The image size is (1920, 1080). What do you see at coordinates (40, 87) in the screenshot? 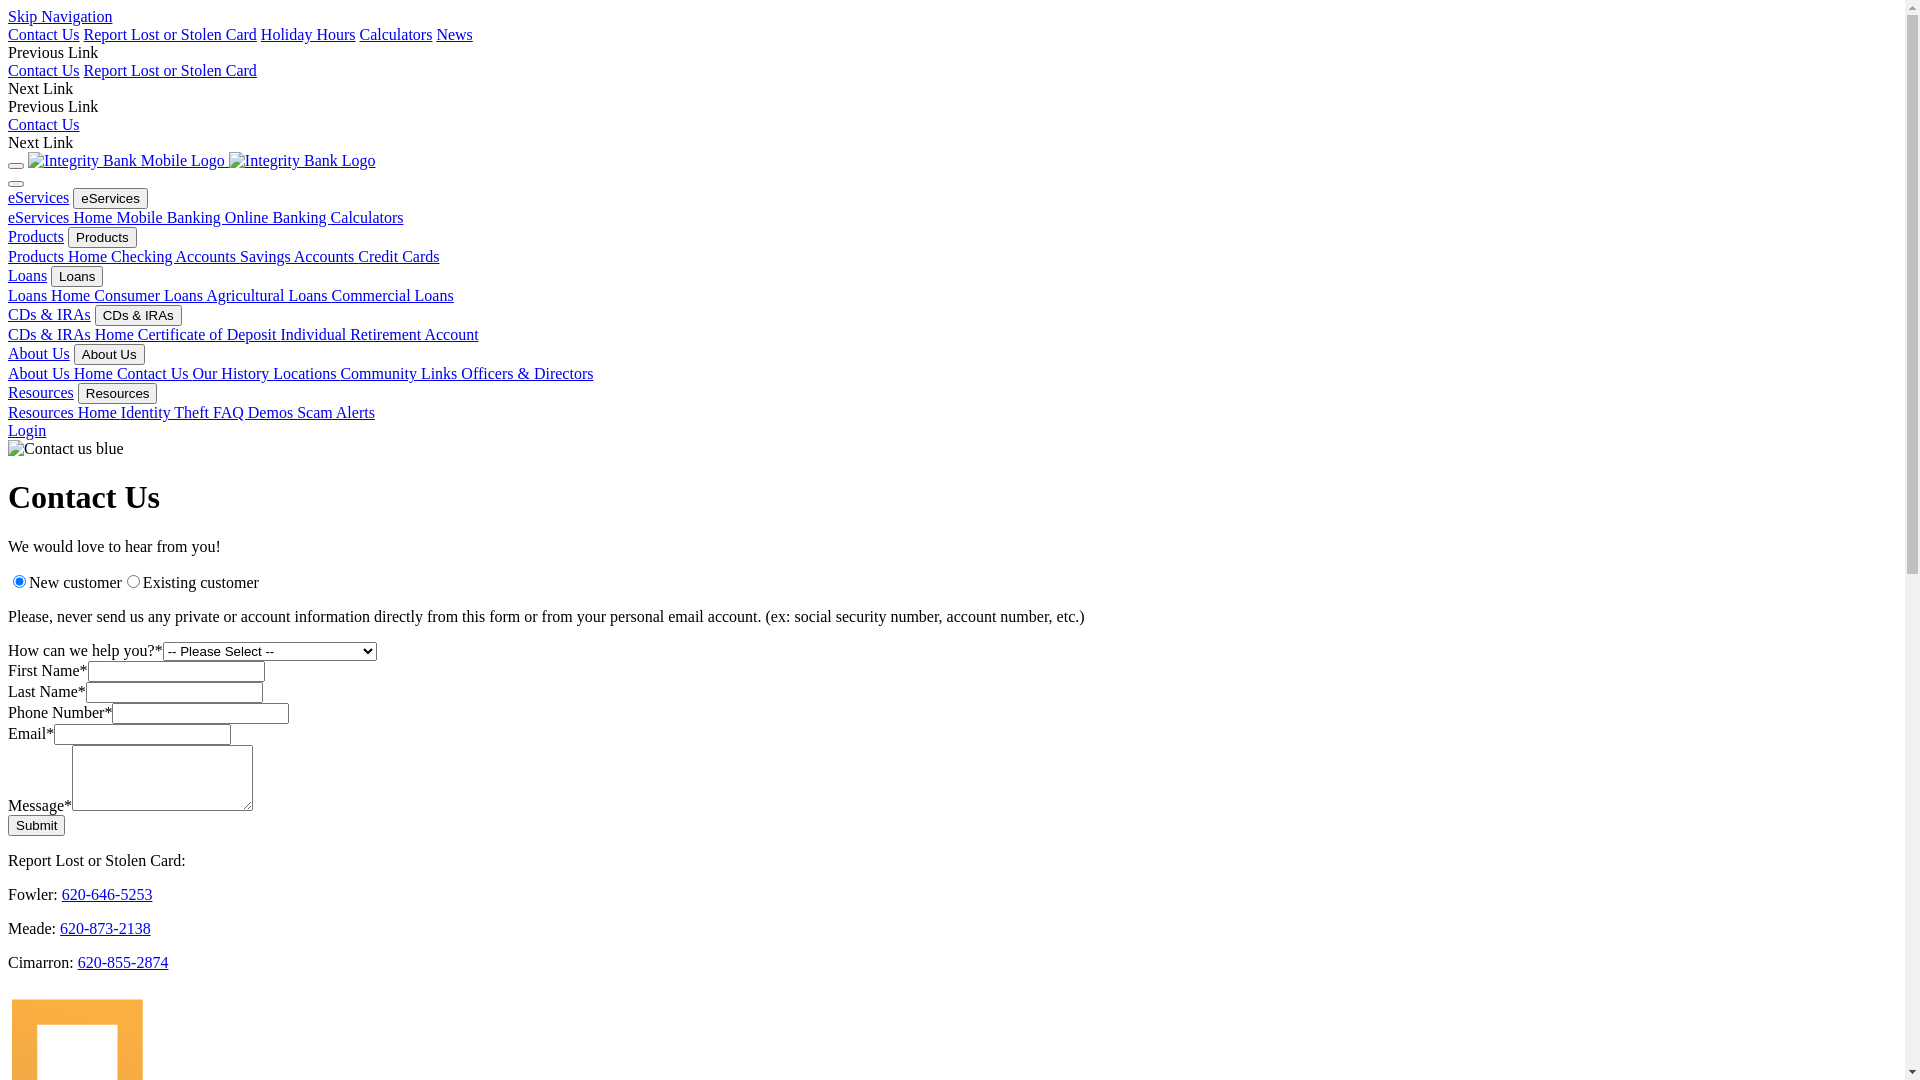
I see `'Next Link'` at bounding box center [40, 87].